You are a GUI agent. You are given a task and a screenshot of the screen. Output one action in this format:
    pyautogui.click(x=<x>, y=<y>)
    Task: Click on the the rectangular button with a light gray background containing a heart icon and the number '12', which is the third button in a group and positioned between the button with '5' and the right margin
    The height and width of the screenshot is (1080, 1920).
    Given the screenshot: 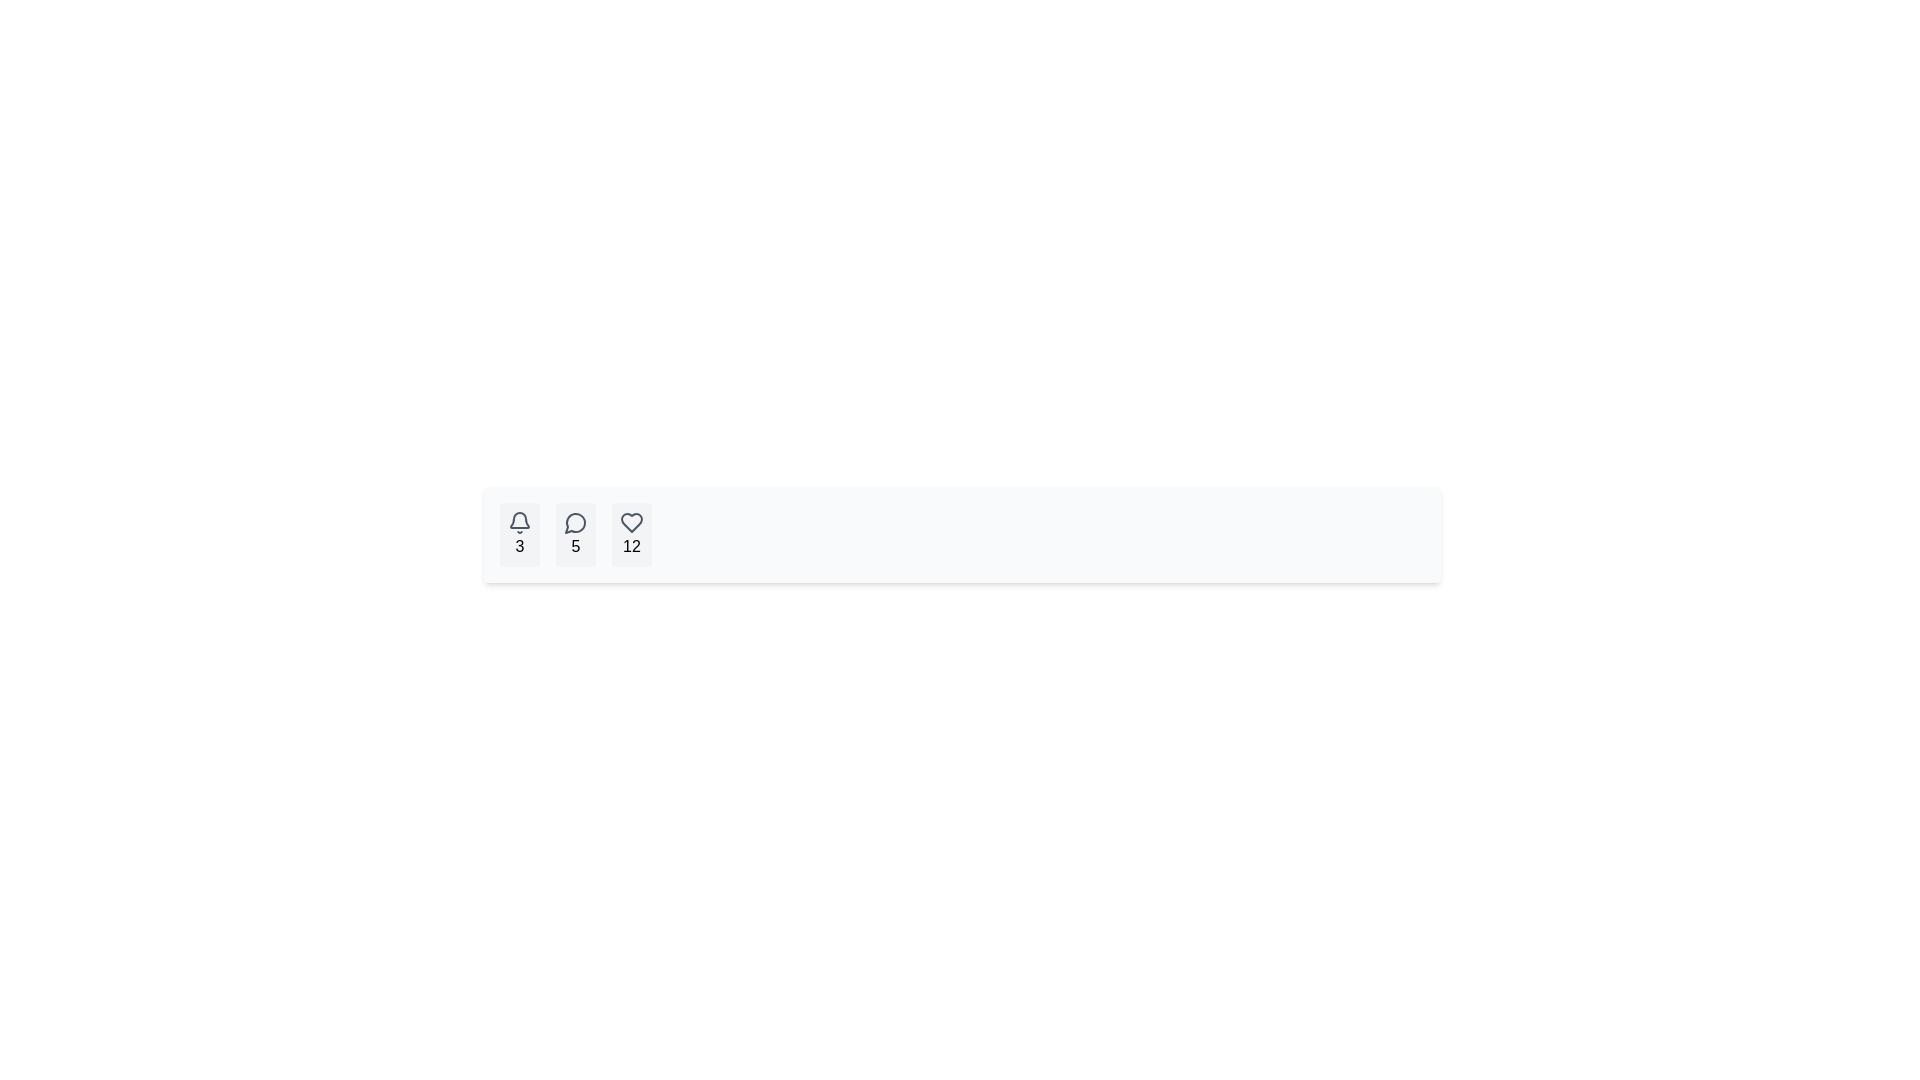 What is the action you would take?
    pyautogui.click(x=631, y=534)
    